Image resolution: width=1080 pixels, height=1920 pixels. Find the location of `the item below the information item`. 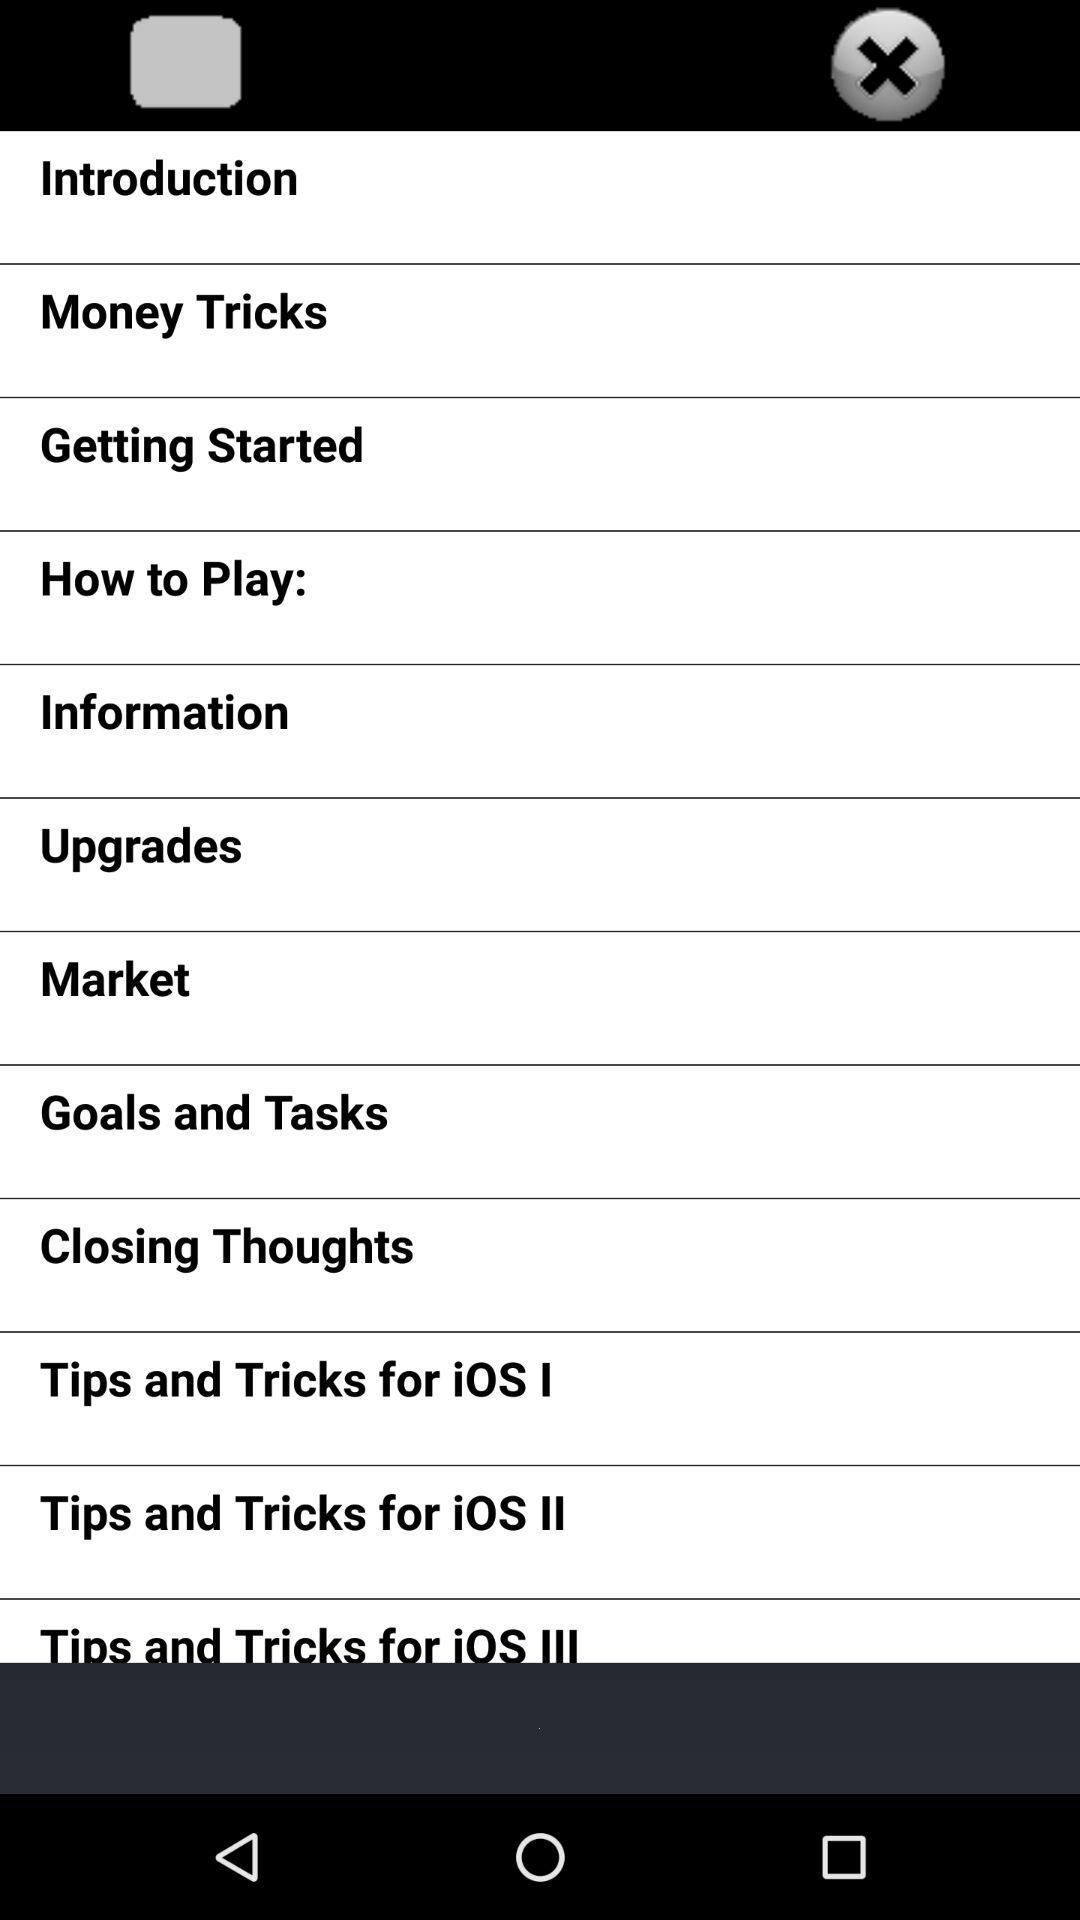

the item below the information item is located at coordinates (140, 851).